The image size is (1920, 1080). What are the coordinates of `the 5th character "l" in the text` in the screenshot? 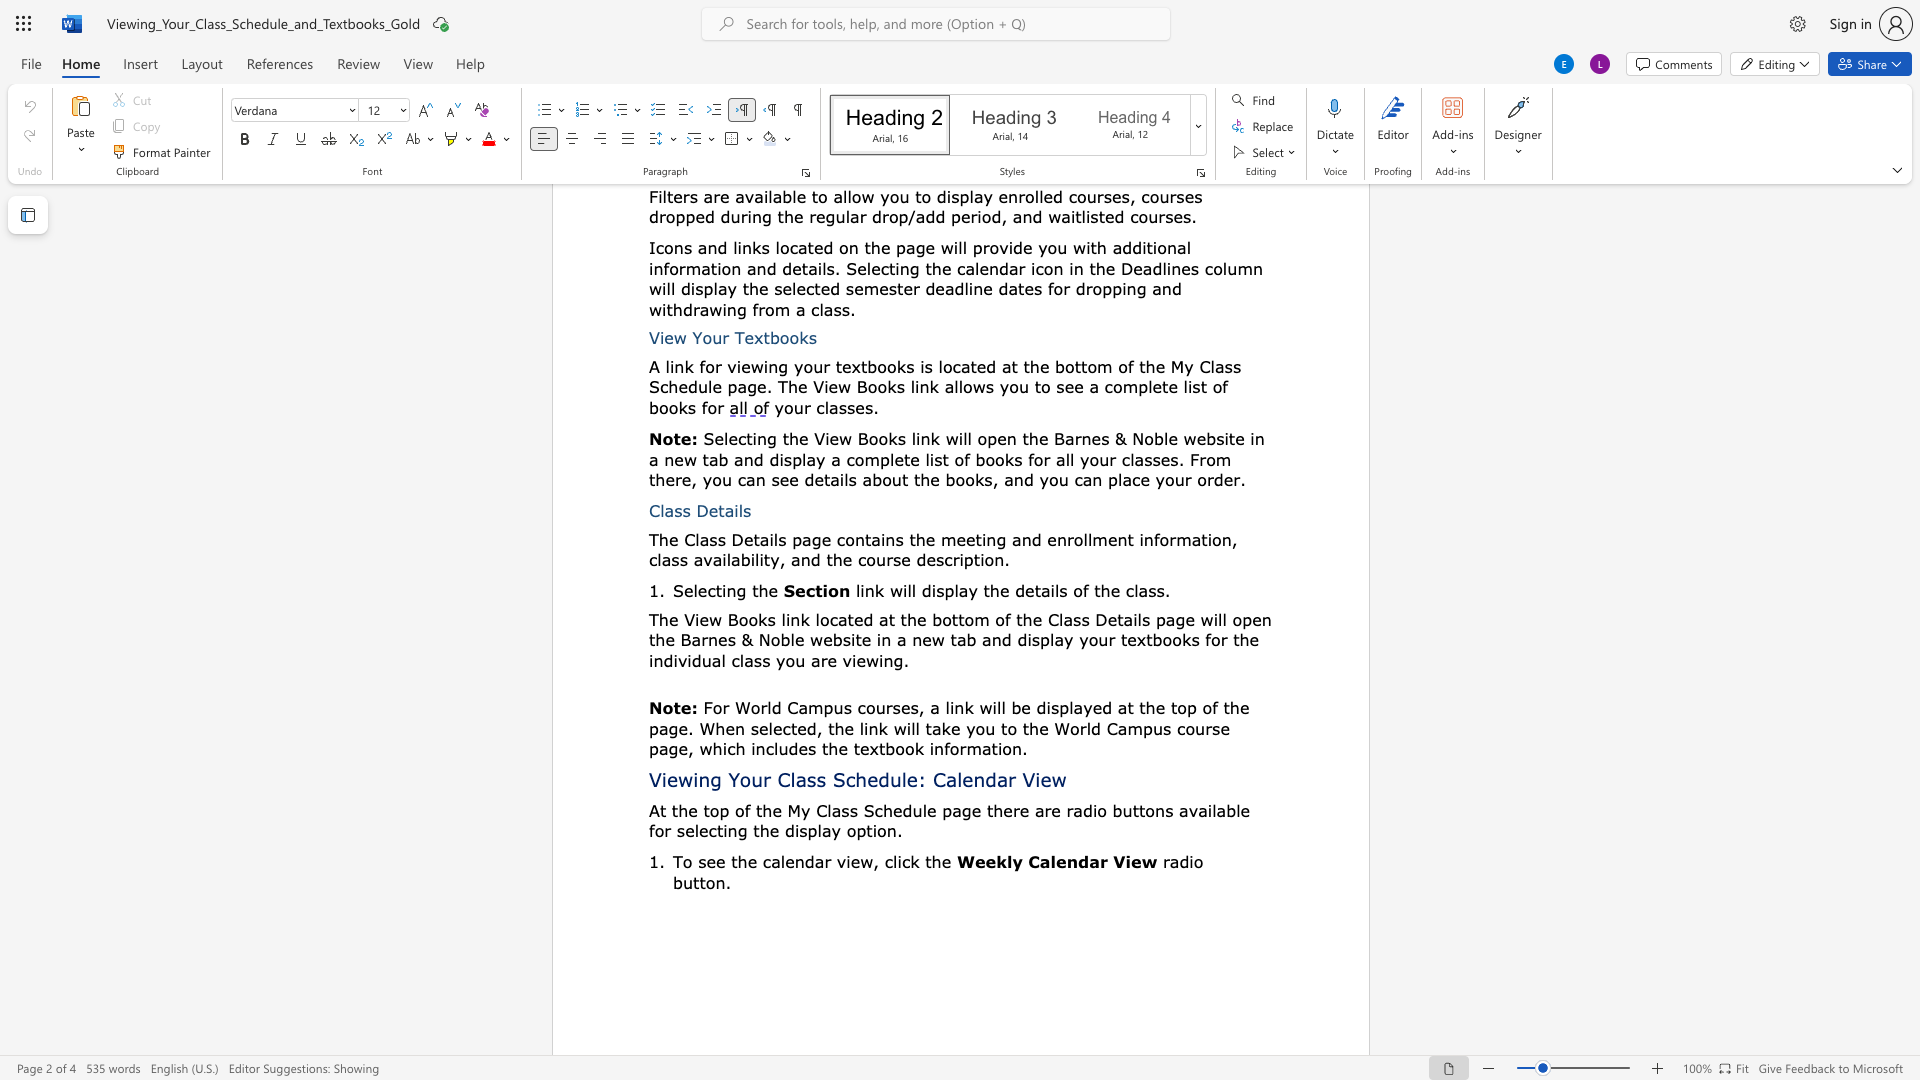 It's located at (1056, 589).